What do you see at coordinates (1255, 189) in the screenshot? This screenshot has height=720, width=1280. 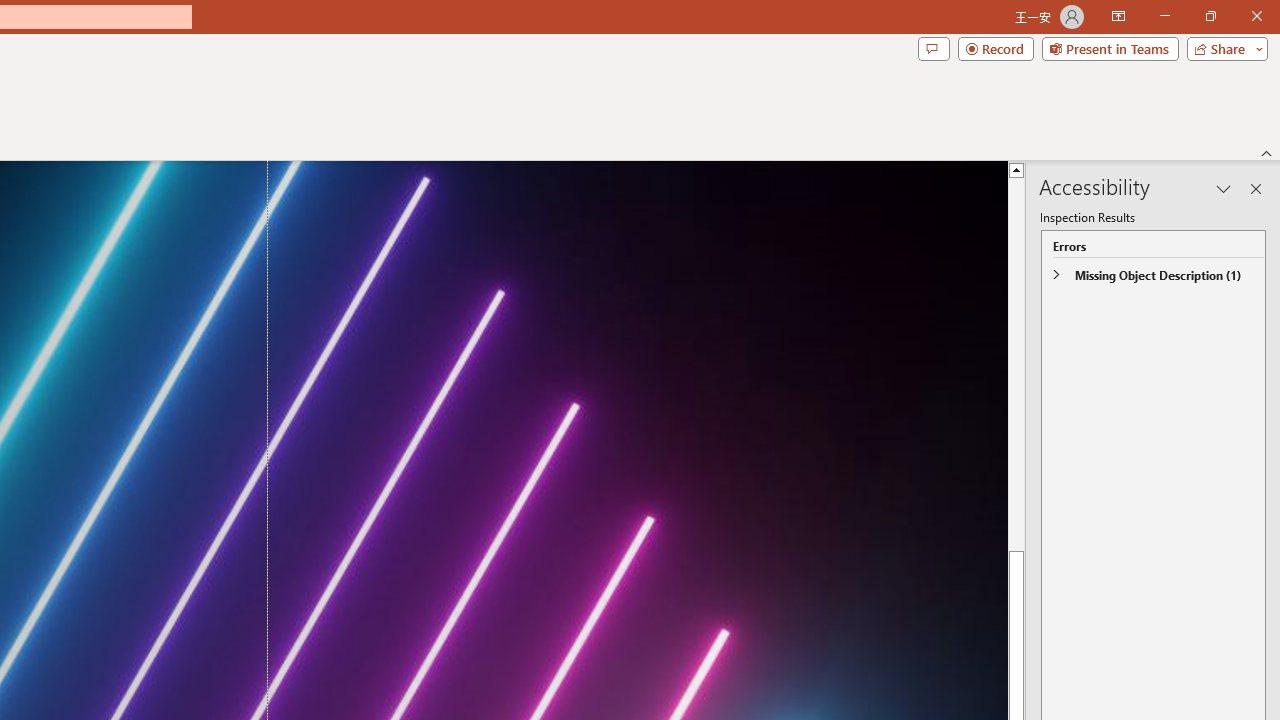 I see `'Close pane'` at bounding box center [1255, 189].